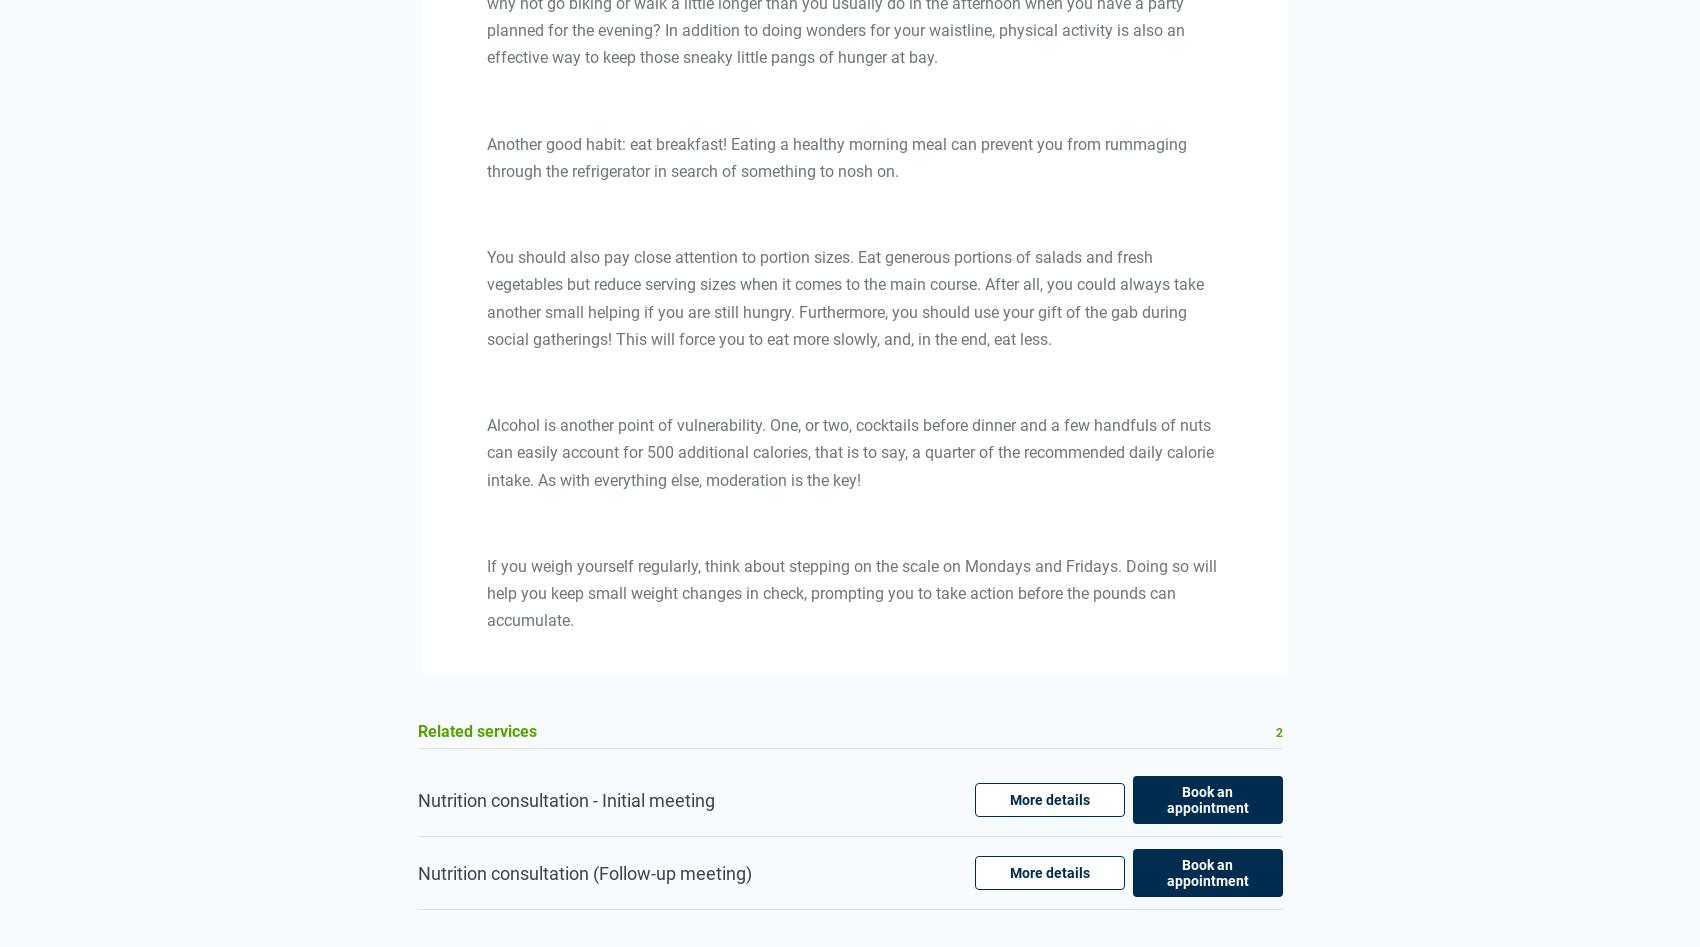 Image resolution: width=1700 pixels, height=947 pixels. I want to click on 'Alcohol is another point of vulnerability. One, or two, cocktails before dinner and a few handfuls of nuts can easily account for 500 additional calories, that is to say, a quarter of the recommended daily calorie intake. As with everything else, moderation is the key!', so click(848, 452).